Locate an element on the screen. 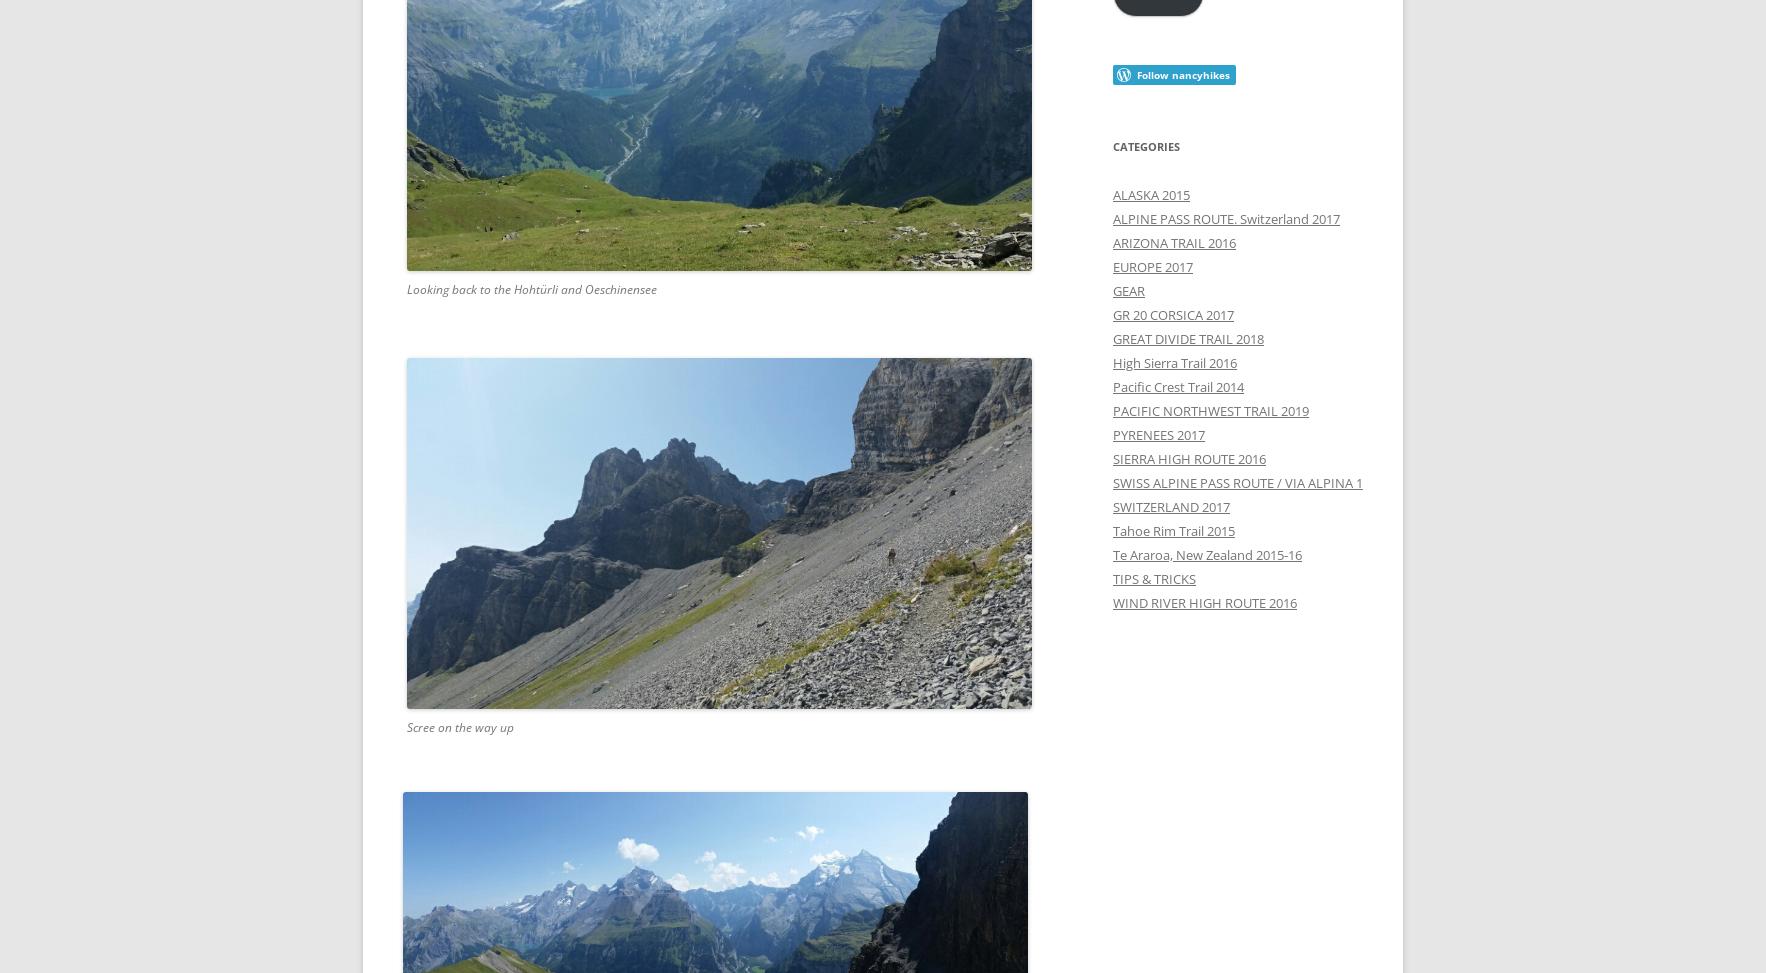 The image size is (1766, 973). 'Scree on the way up' is located at coordinates (460, 727).